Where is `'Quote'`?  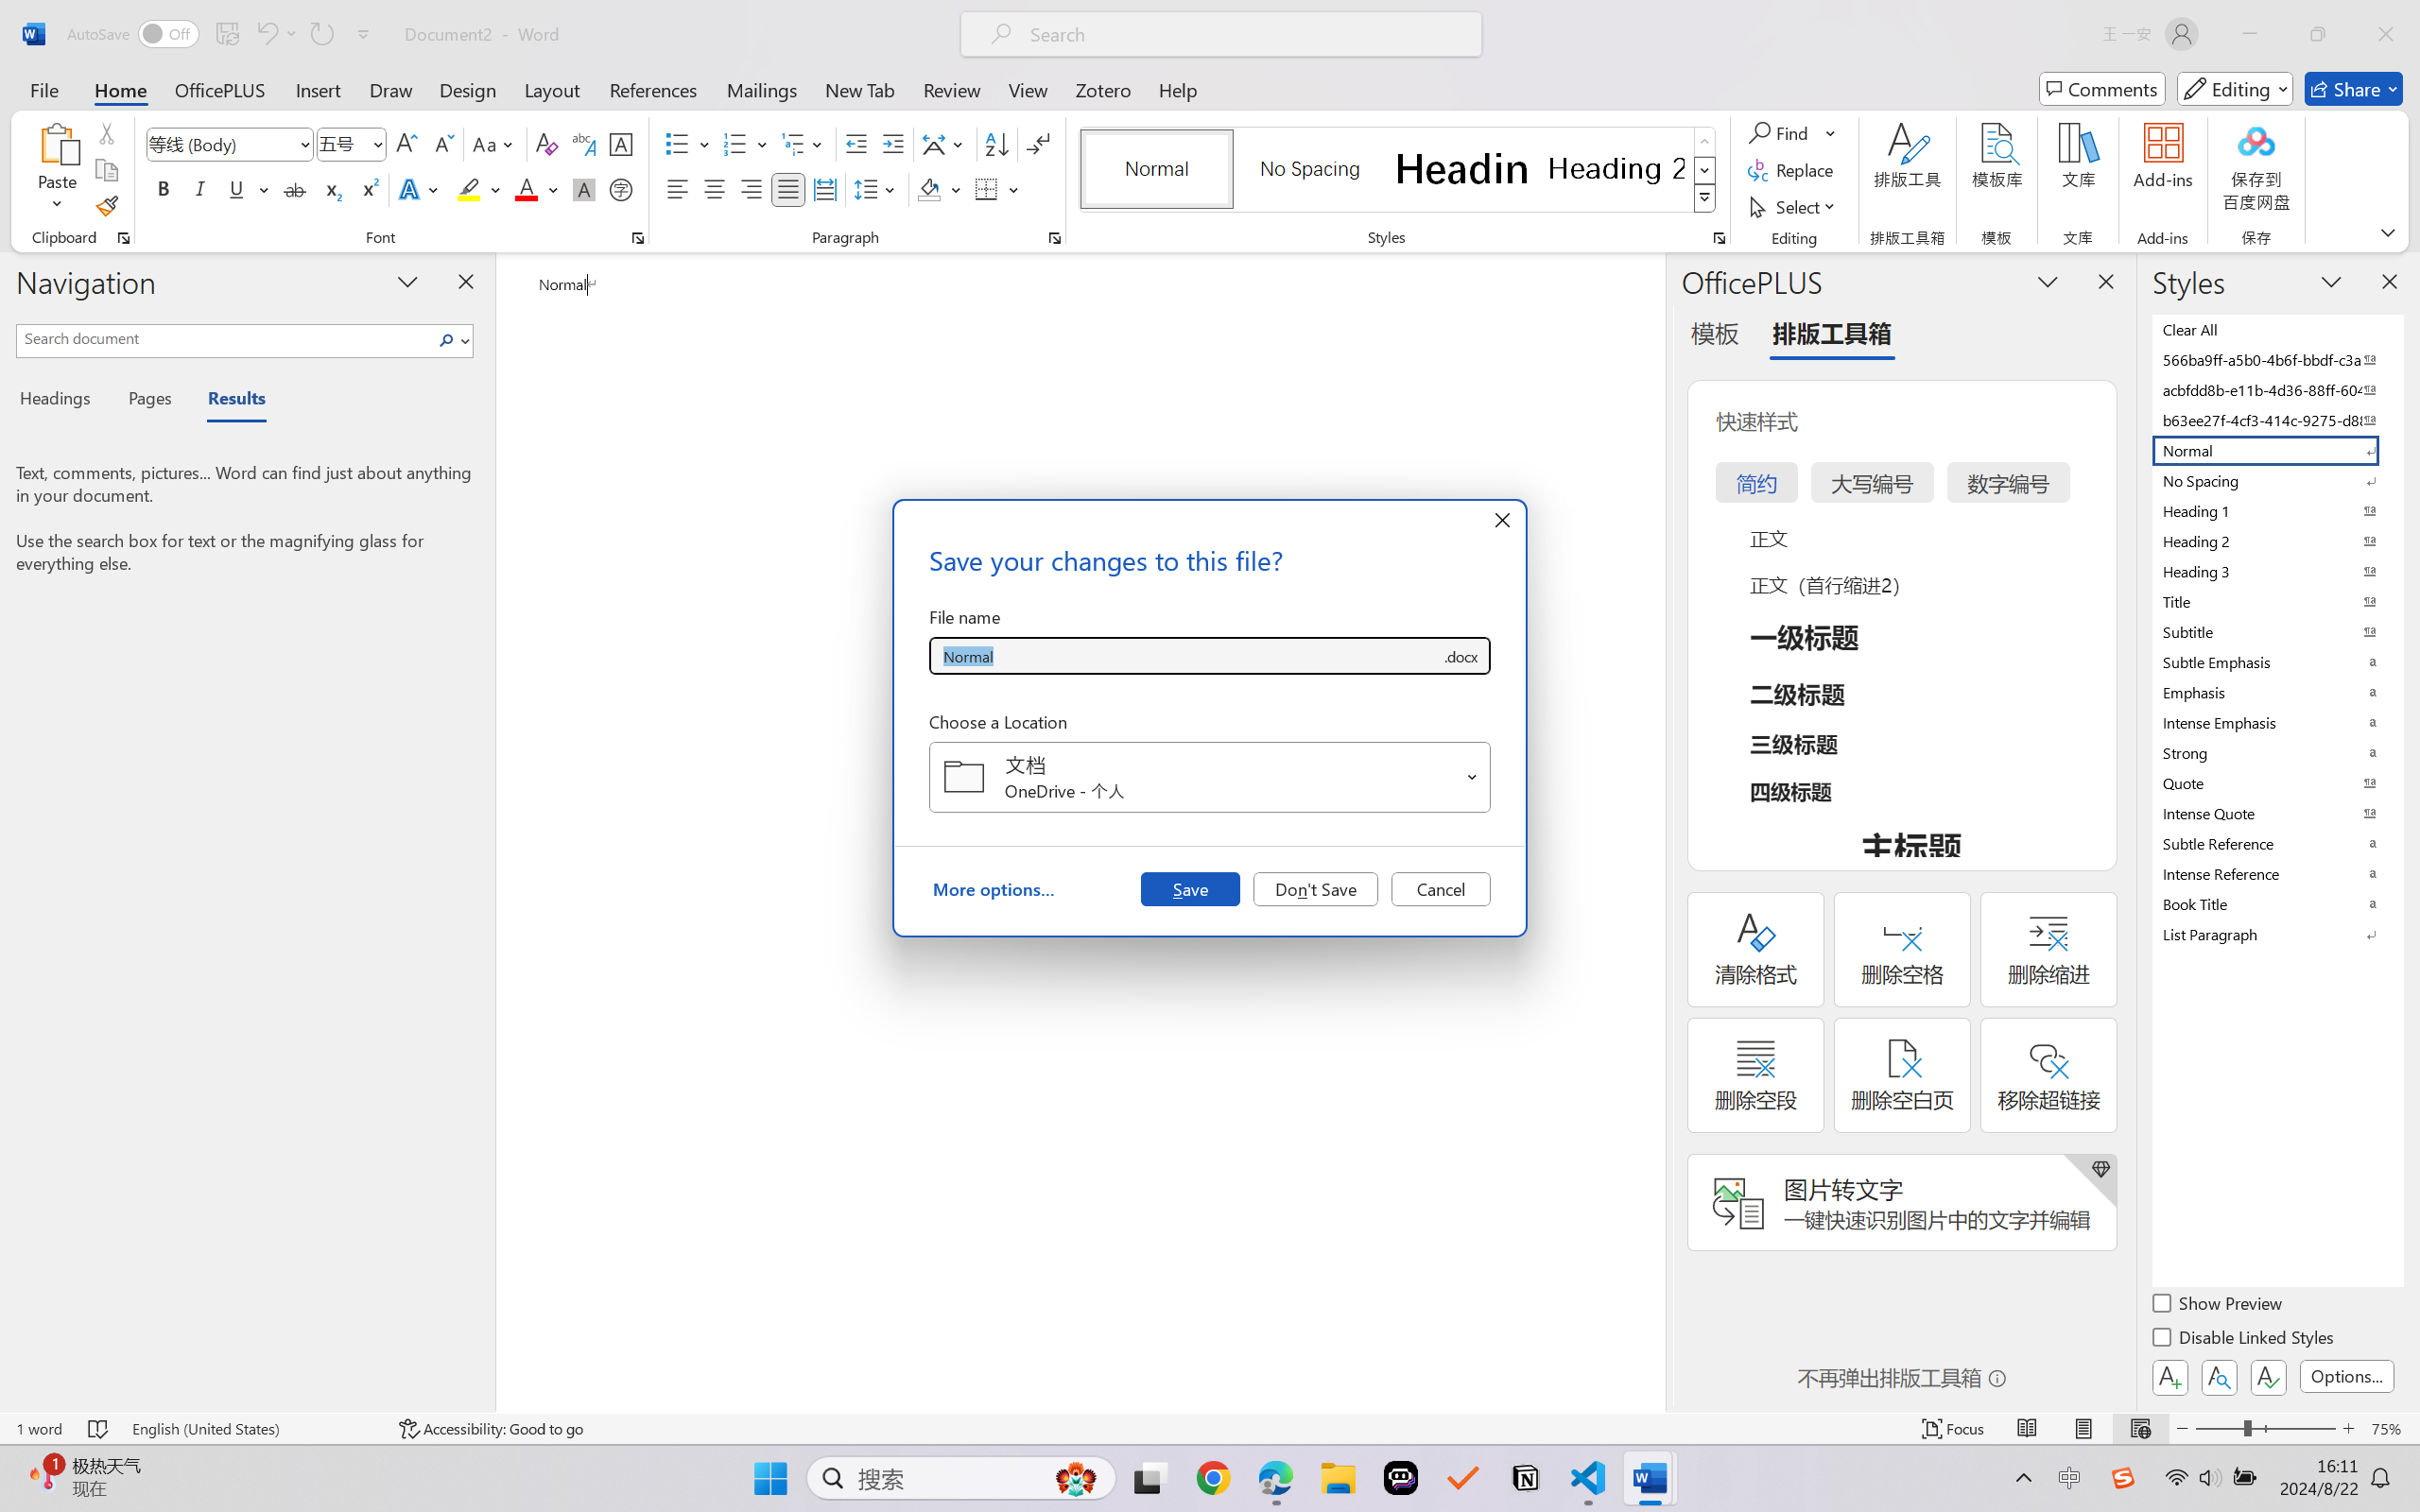 'Quote' is located at coordinates (2275, 782).